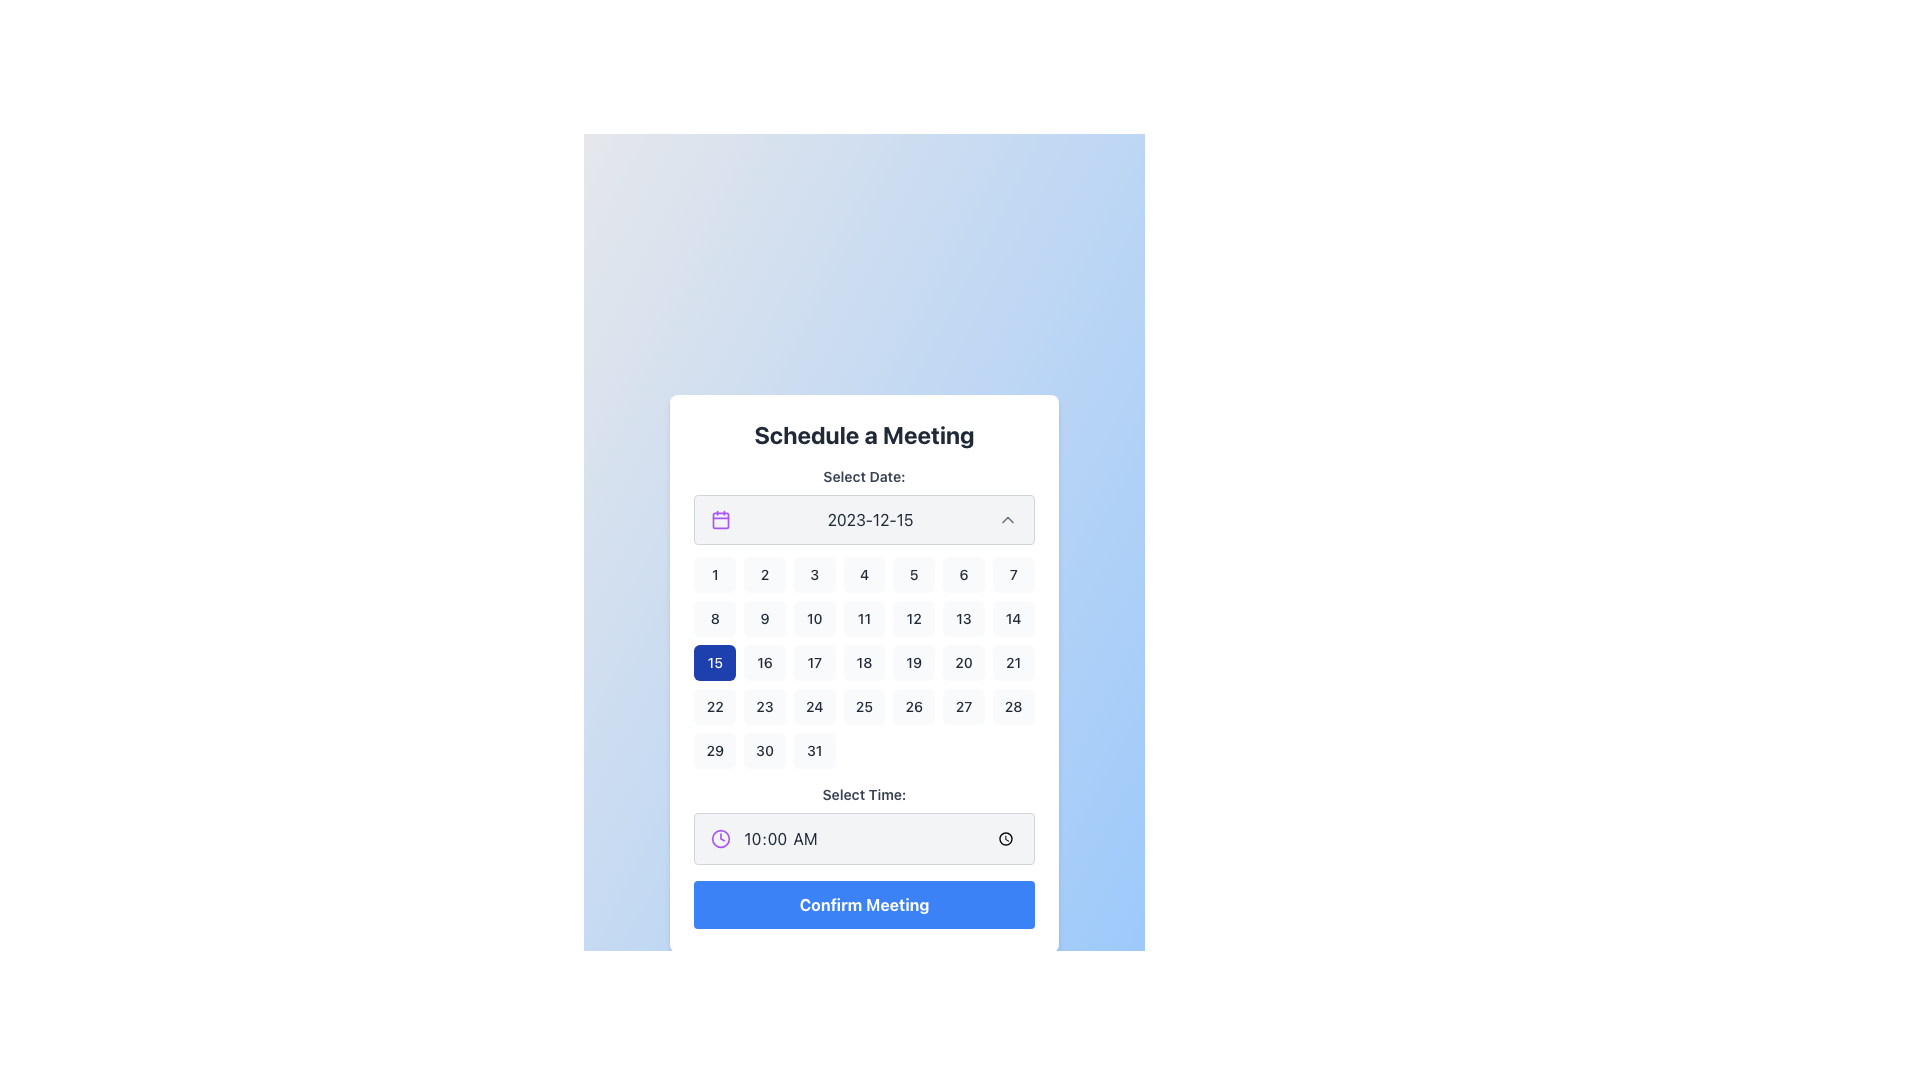 This screenshot has height=1080, width=1920. What do you see at coordinates (715, 705) in the screenshot?
I see `the rectangular button labeled '22' located in the fourth row and second column of the calendar grid` at bounding box center [715, 705].